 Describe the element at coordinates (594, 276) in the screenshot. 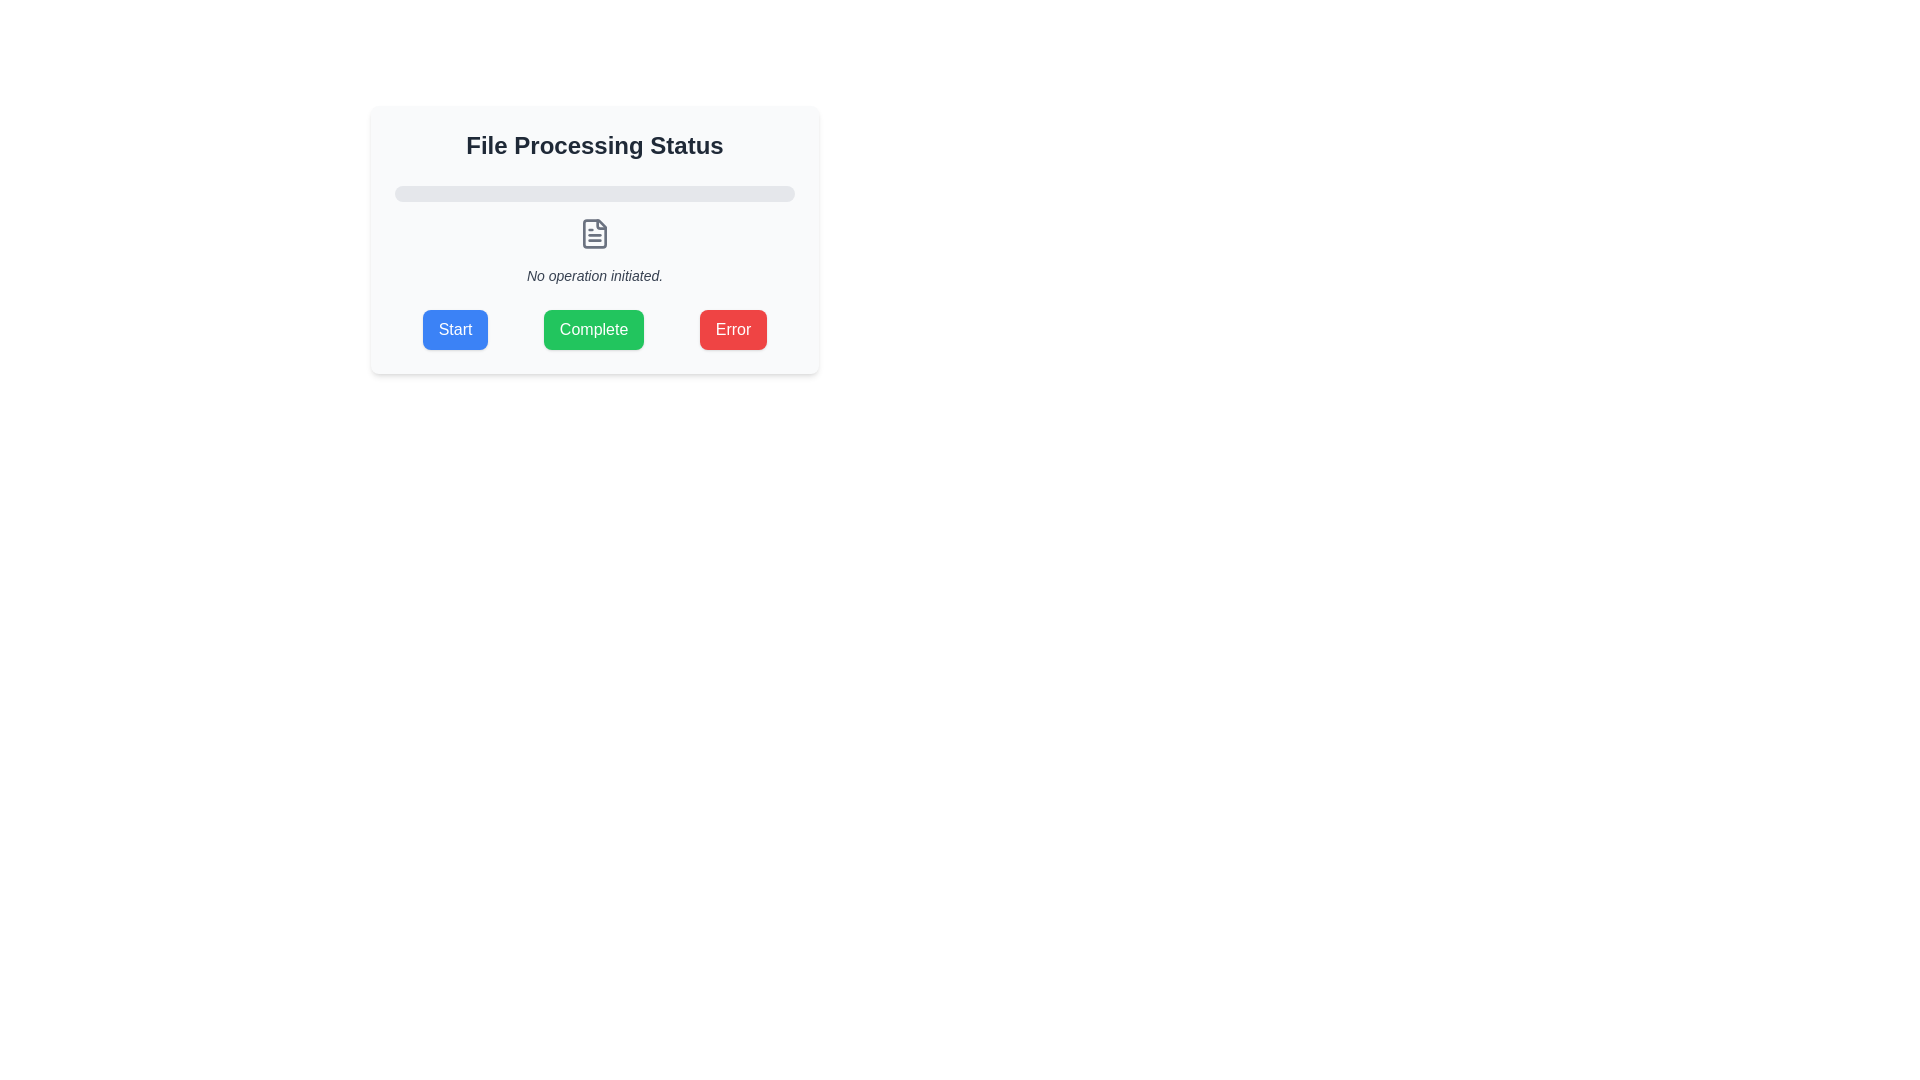

I see `the text label displaying 'No operation initiated.' which is styled in gray, italicized, and small font, located beneath the processing status icon and above the buttons labeled 'Start', 'Complete', and 'Error'` at that location.